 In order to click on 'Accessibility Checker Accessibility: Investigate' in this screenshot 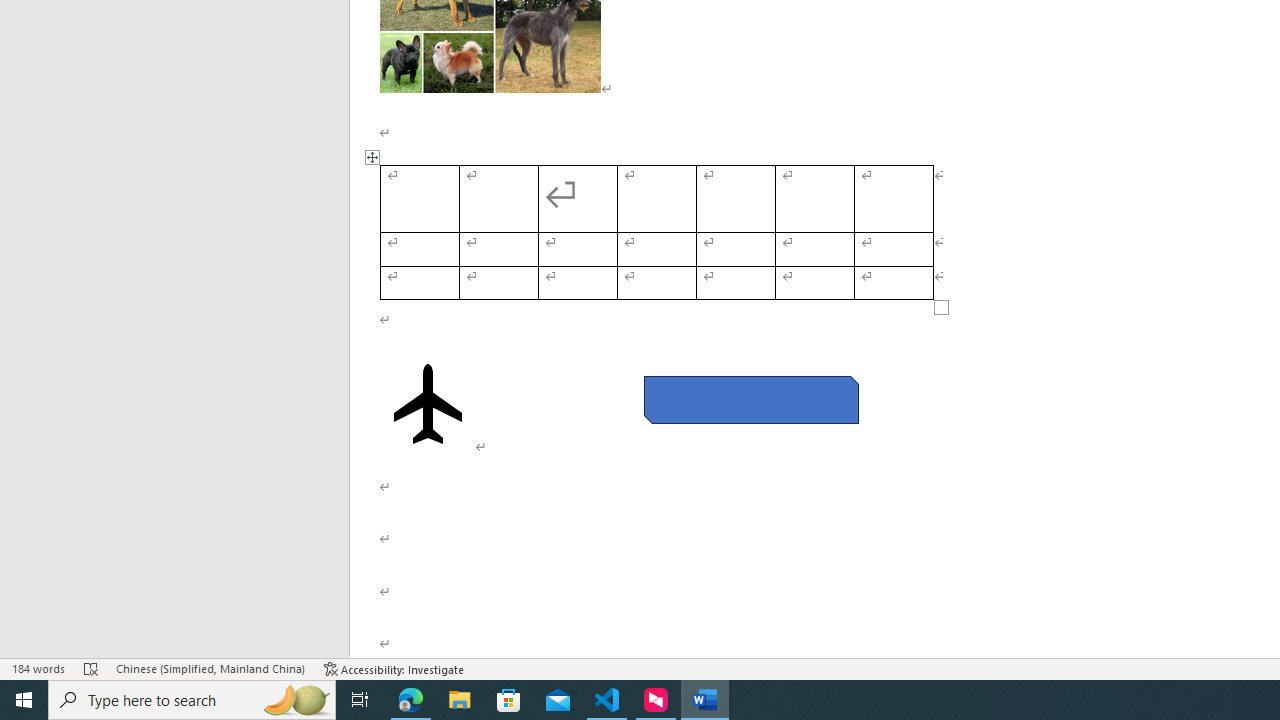, I will do `click(394, 669)`.